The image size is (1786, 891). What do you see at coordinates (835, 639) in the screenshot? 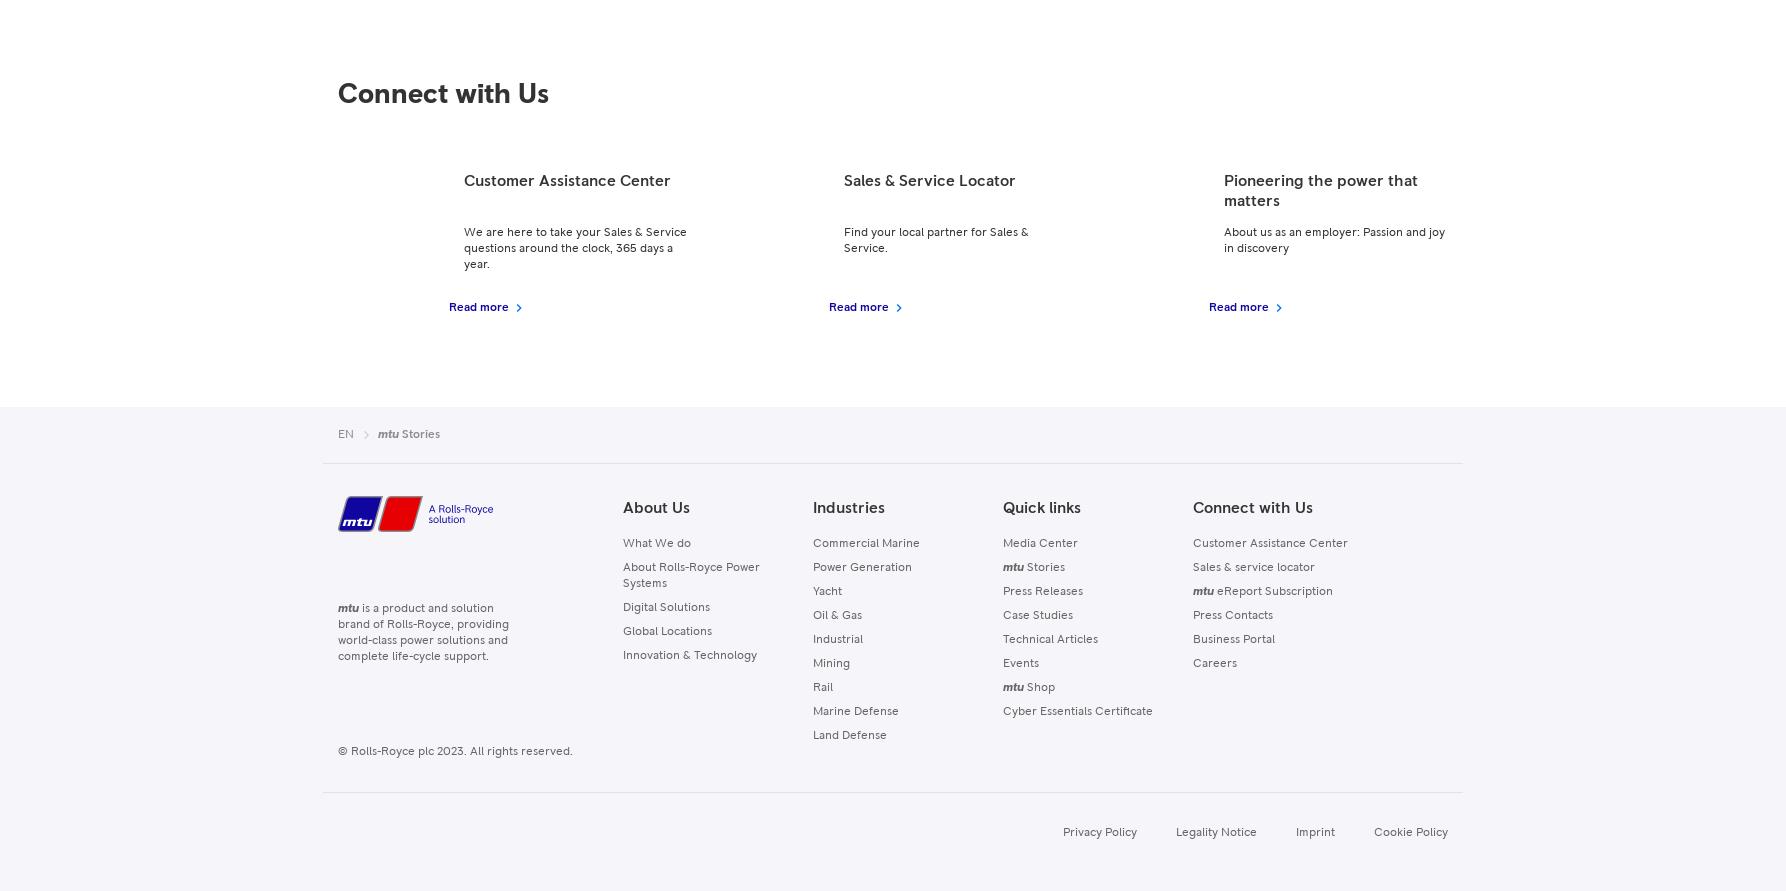
I see `'Industrial'` at bounding box center [835, 639].